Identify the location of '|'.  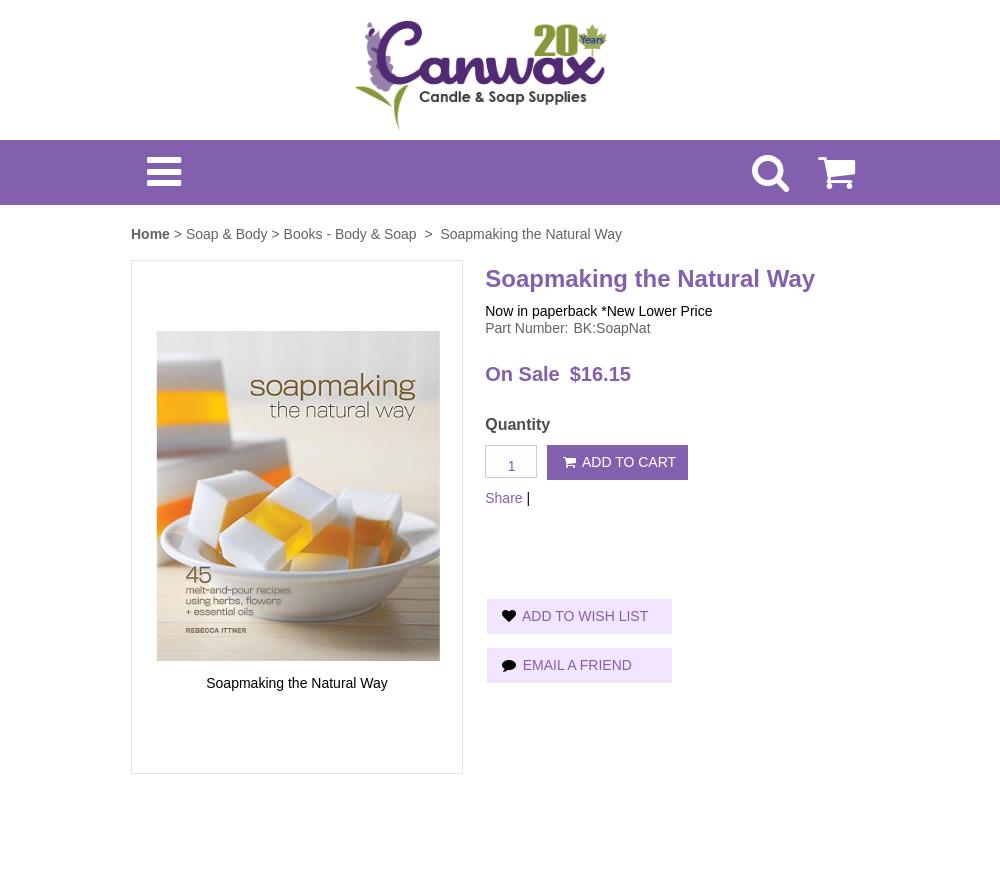
(528, 495).